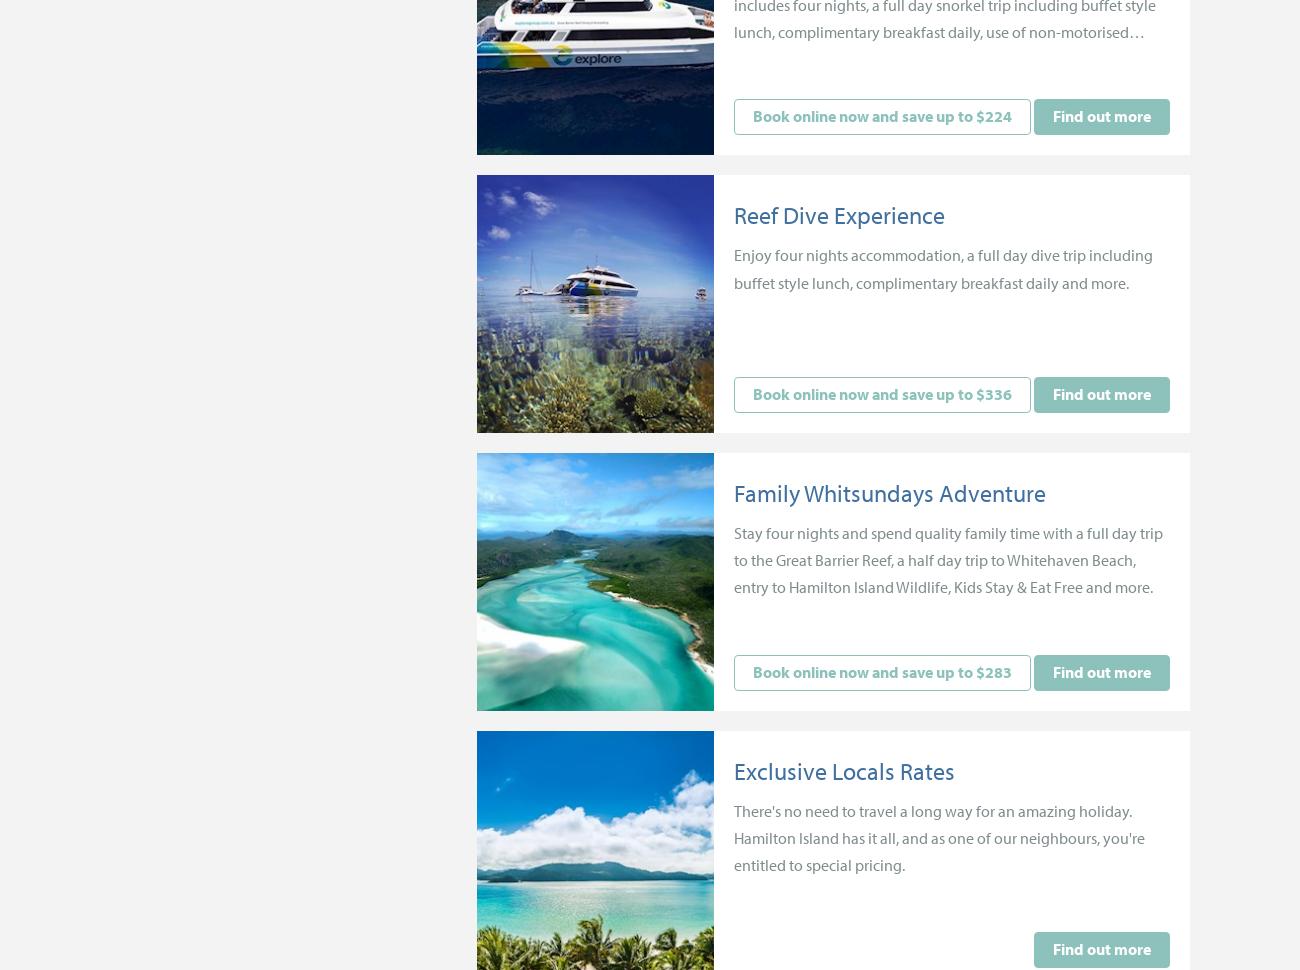 This screenshot has height=970, width=1300. What do you see at coordinates (733, 492) in the screenshot?
I see `'Family Whitsundays Adventure'` at bounding box center [733, 492].